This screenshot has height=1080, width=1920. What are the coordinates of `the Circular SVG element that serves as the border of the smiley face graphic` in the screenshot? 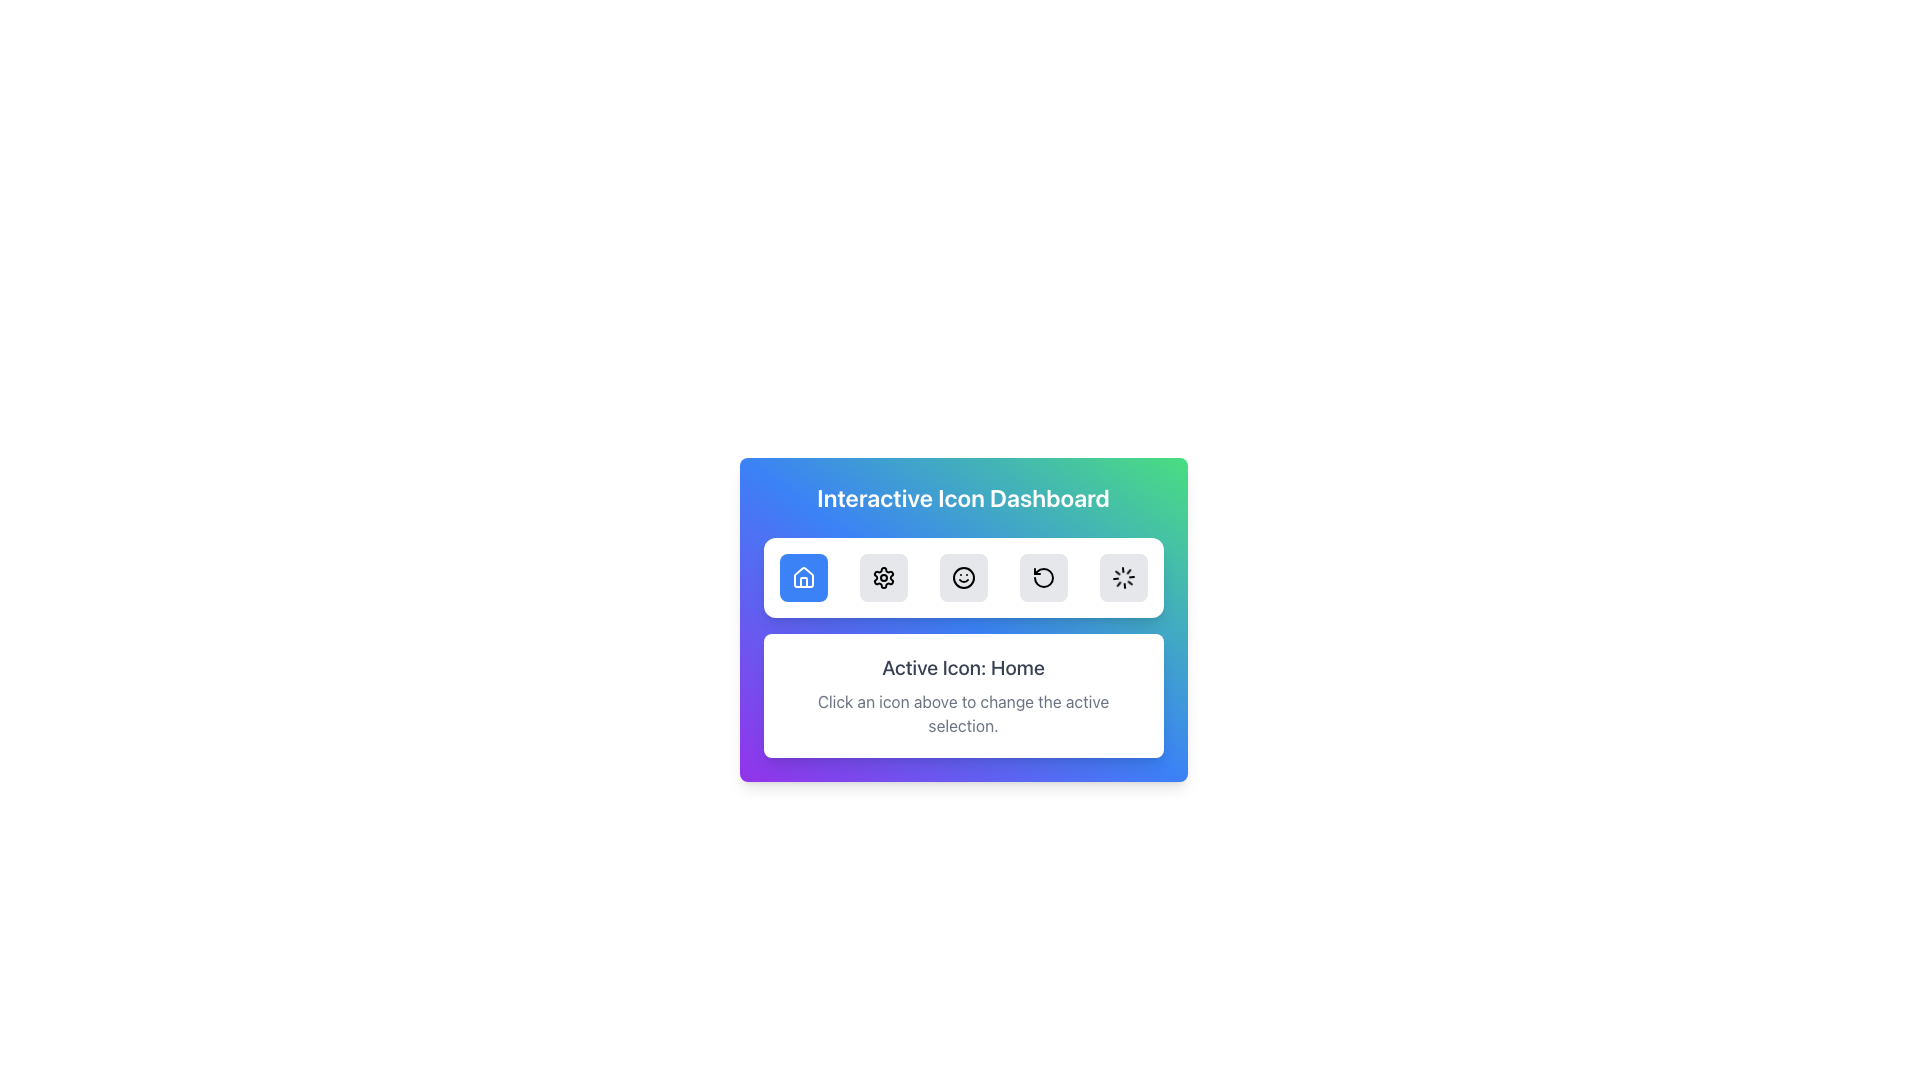 It's located at (963, 578).